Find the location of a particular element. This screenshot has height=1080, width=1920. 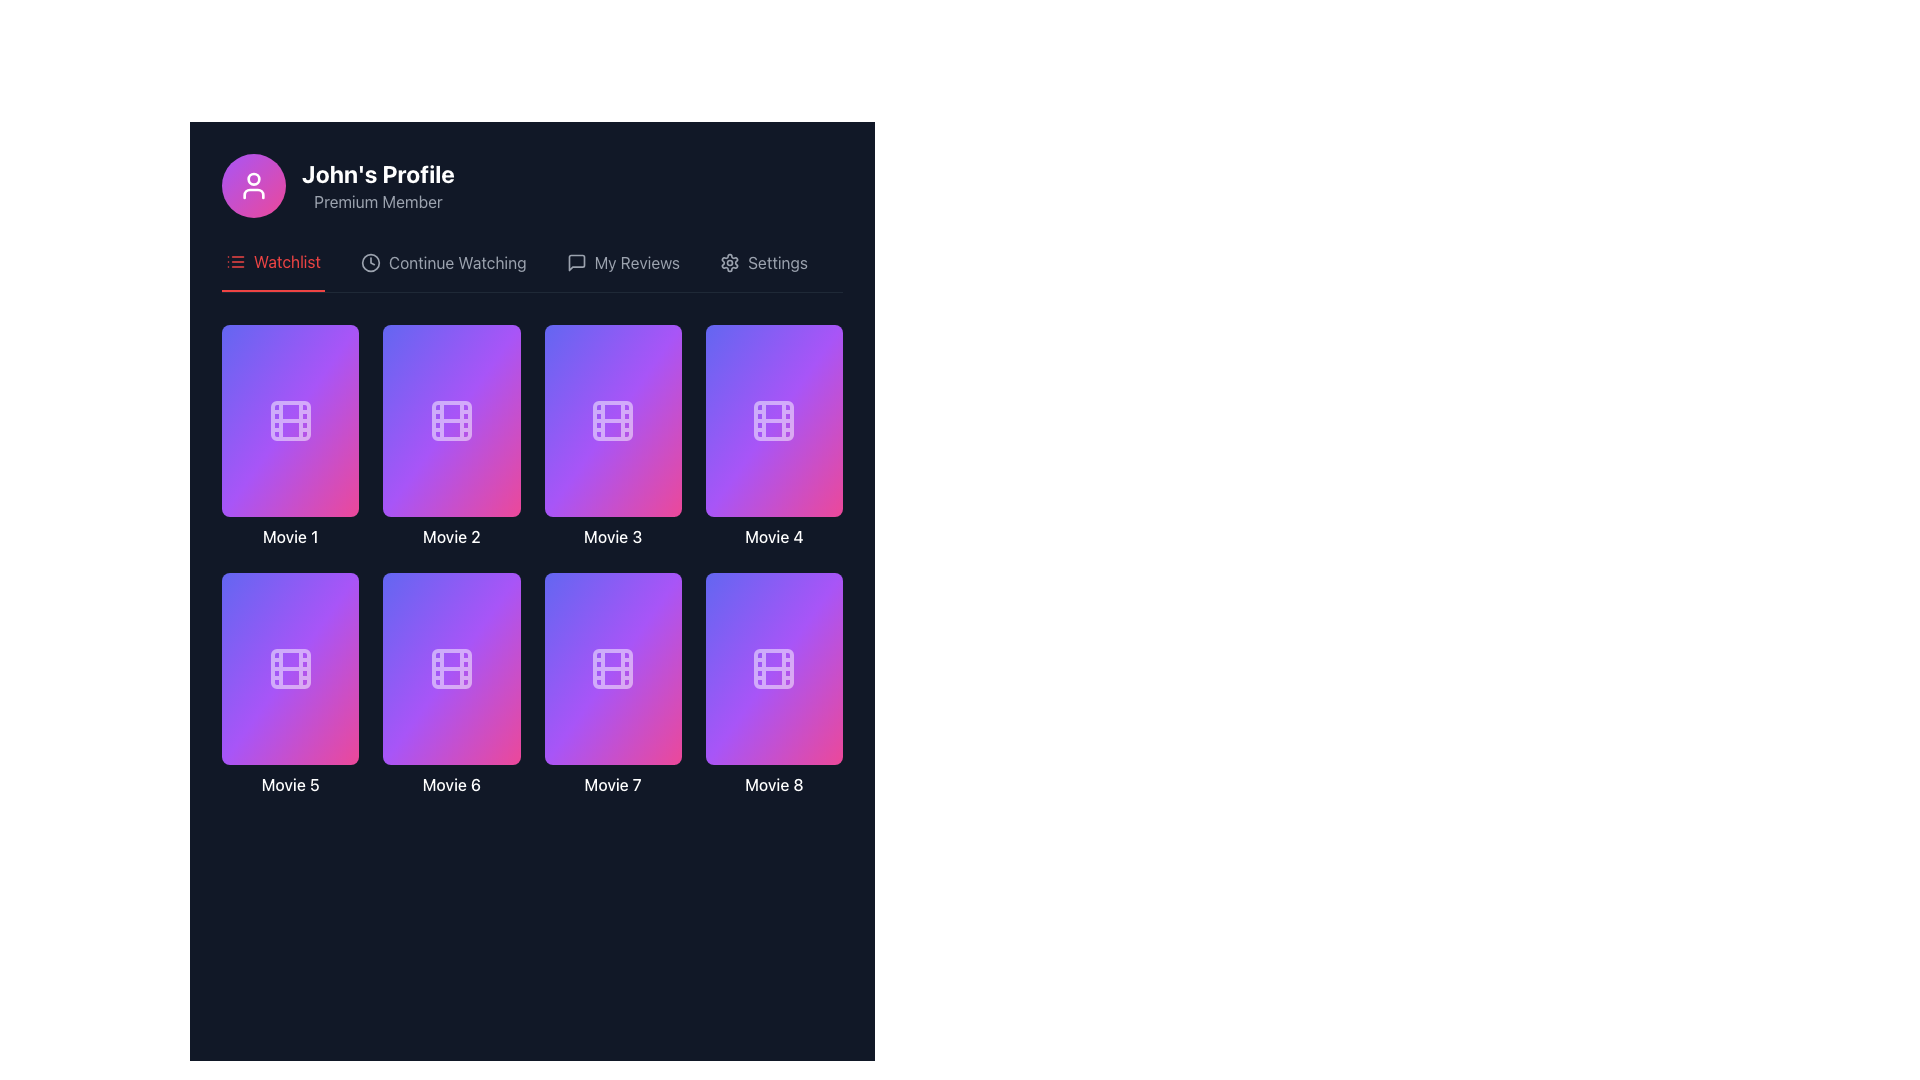

the fourth movie label in the grid layout, located in the top-right corner of the first row is located at coordinates (773, 535).